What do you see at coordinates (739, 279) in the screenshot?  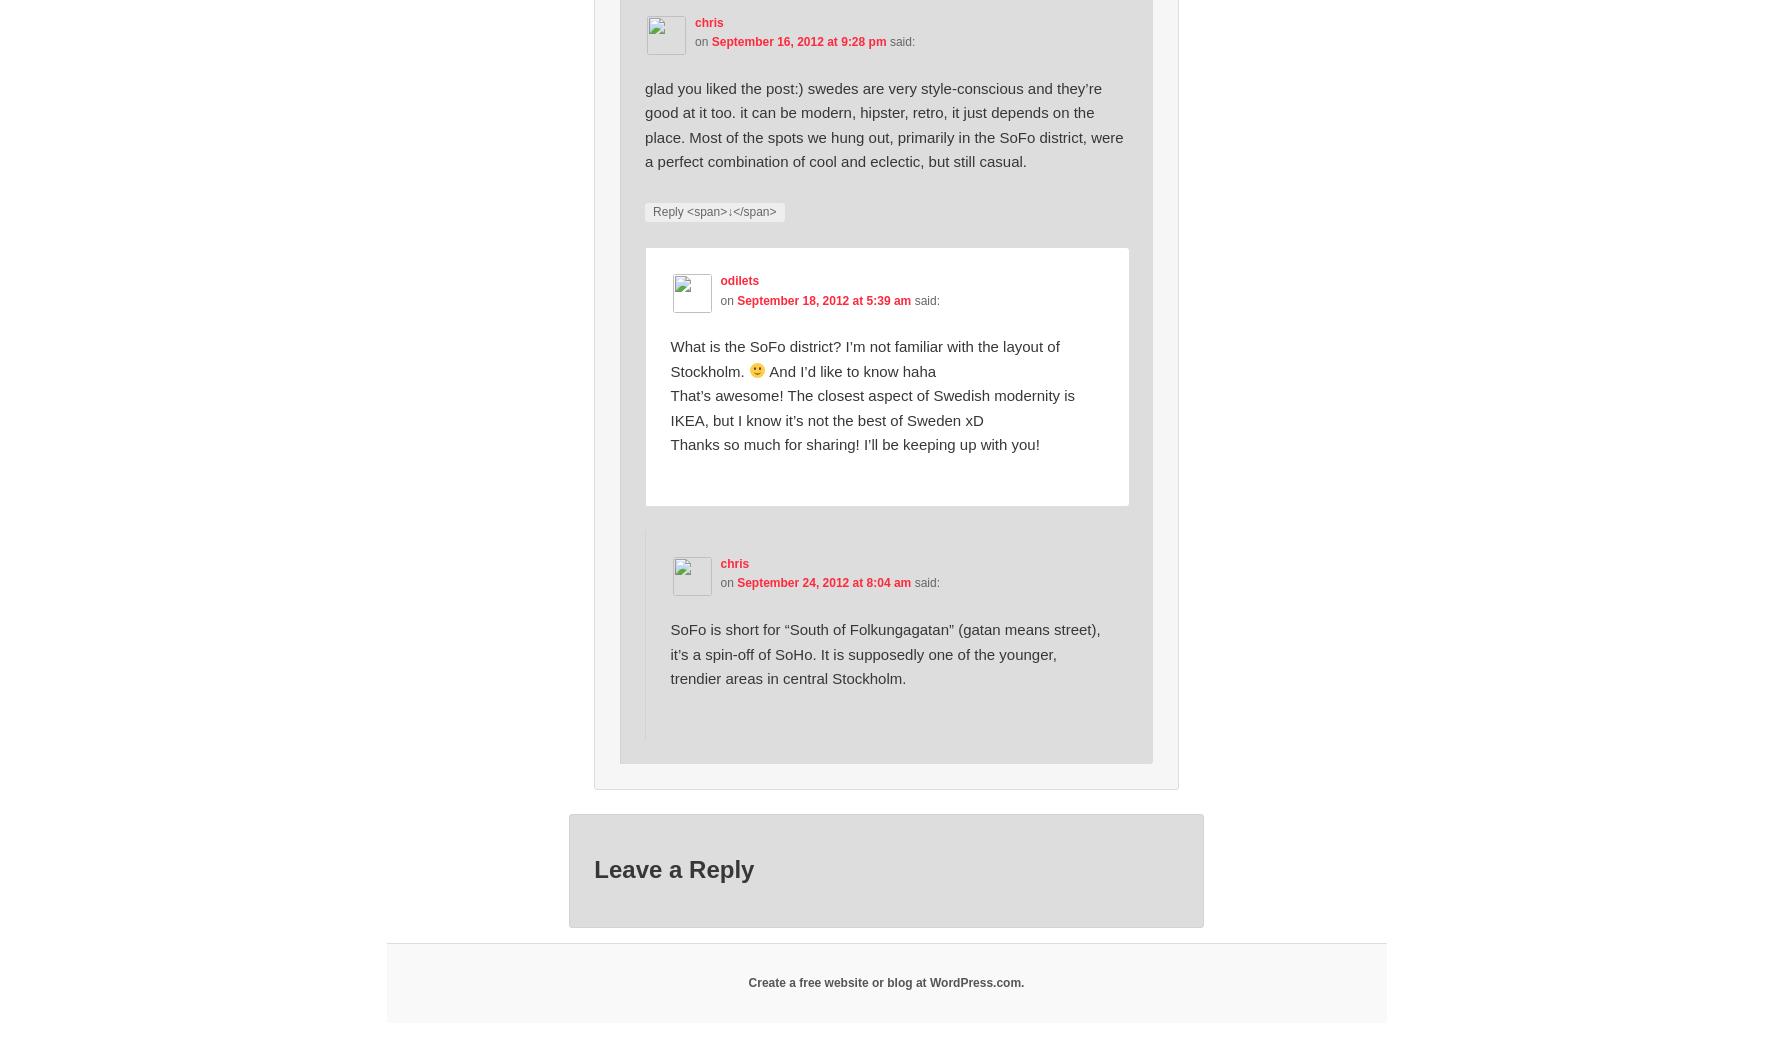 I see `'odilets'` at bounding box center [739, 279].